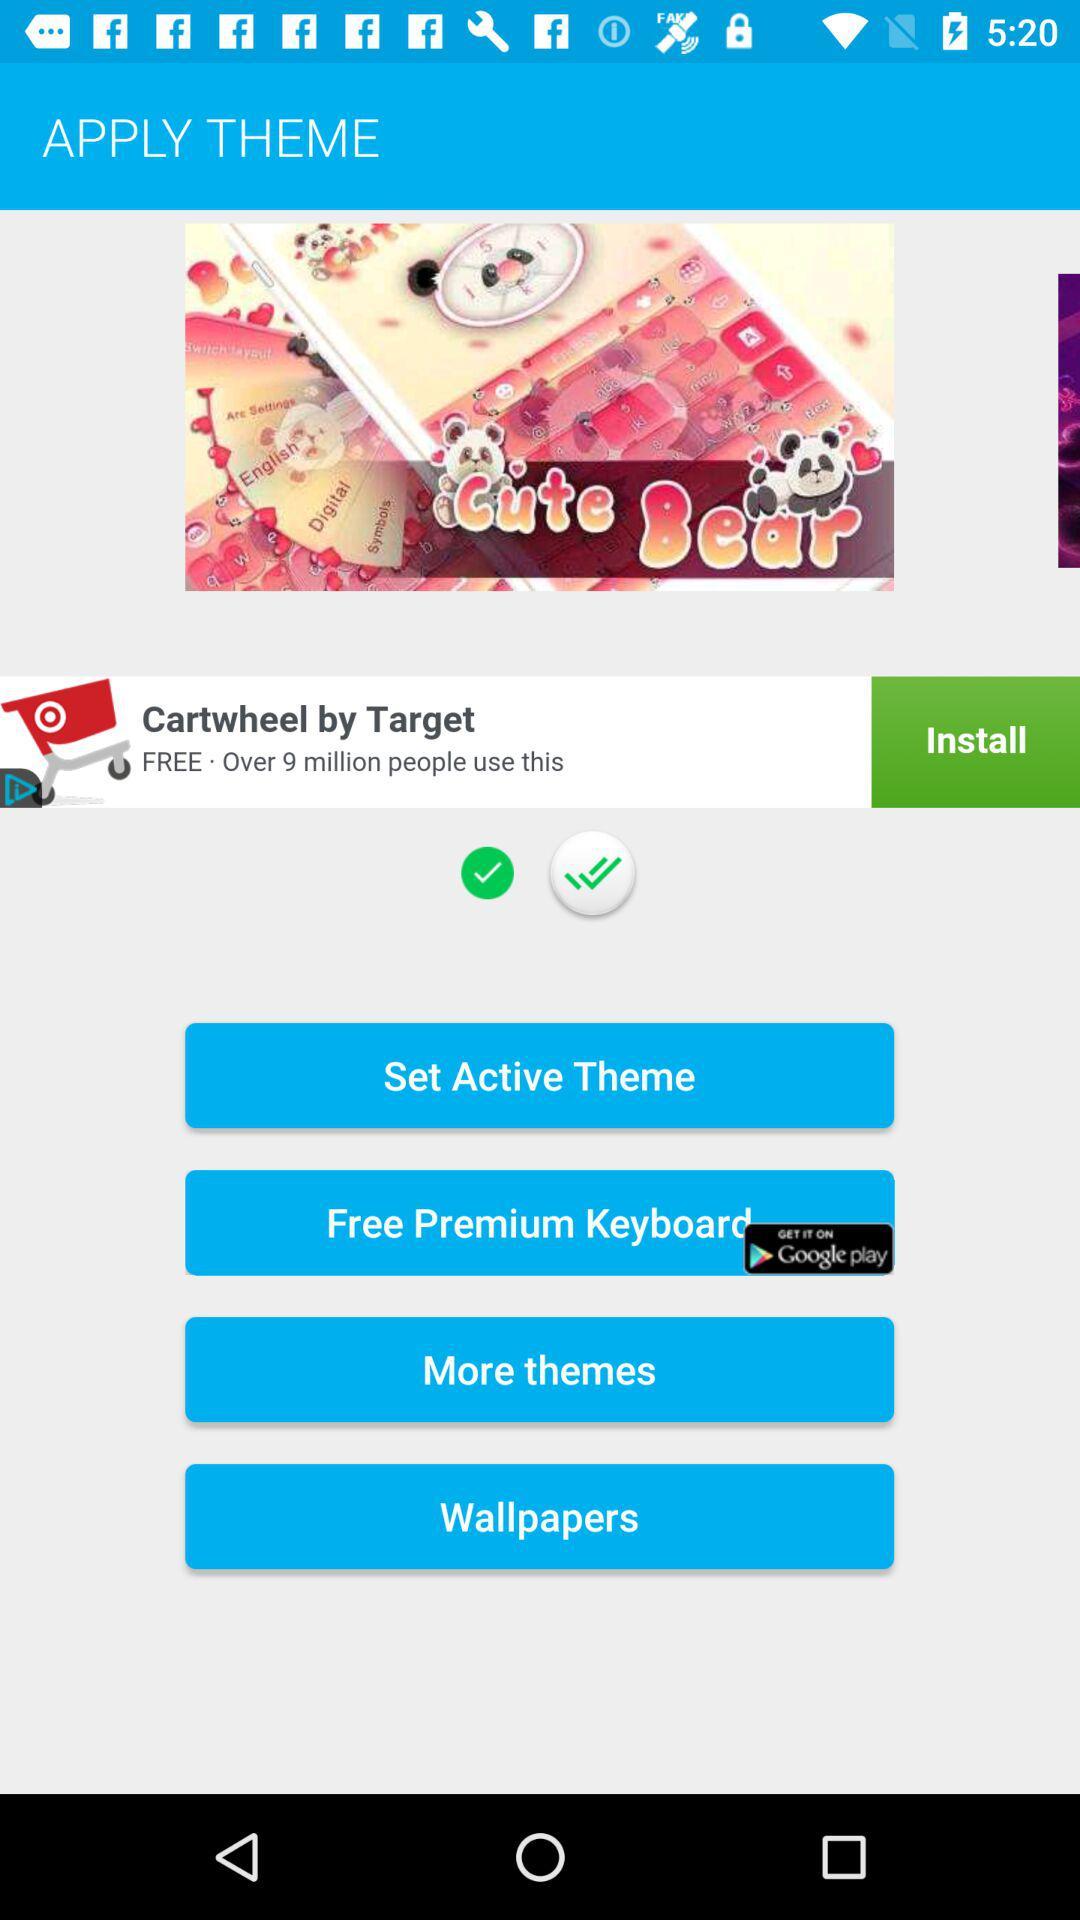 Image resolution: width=1080 pixels, height=1920 pixels. Describe the element at coordinates (538, 1074) in the screenshot. I see `set active theme item` at that location.